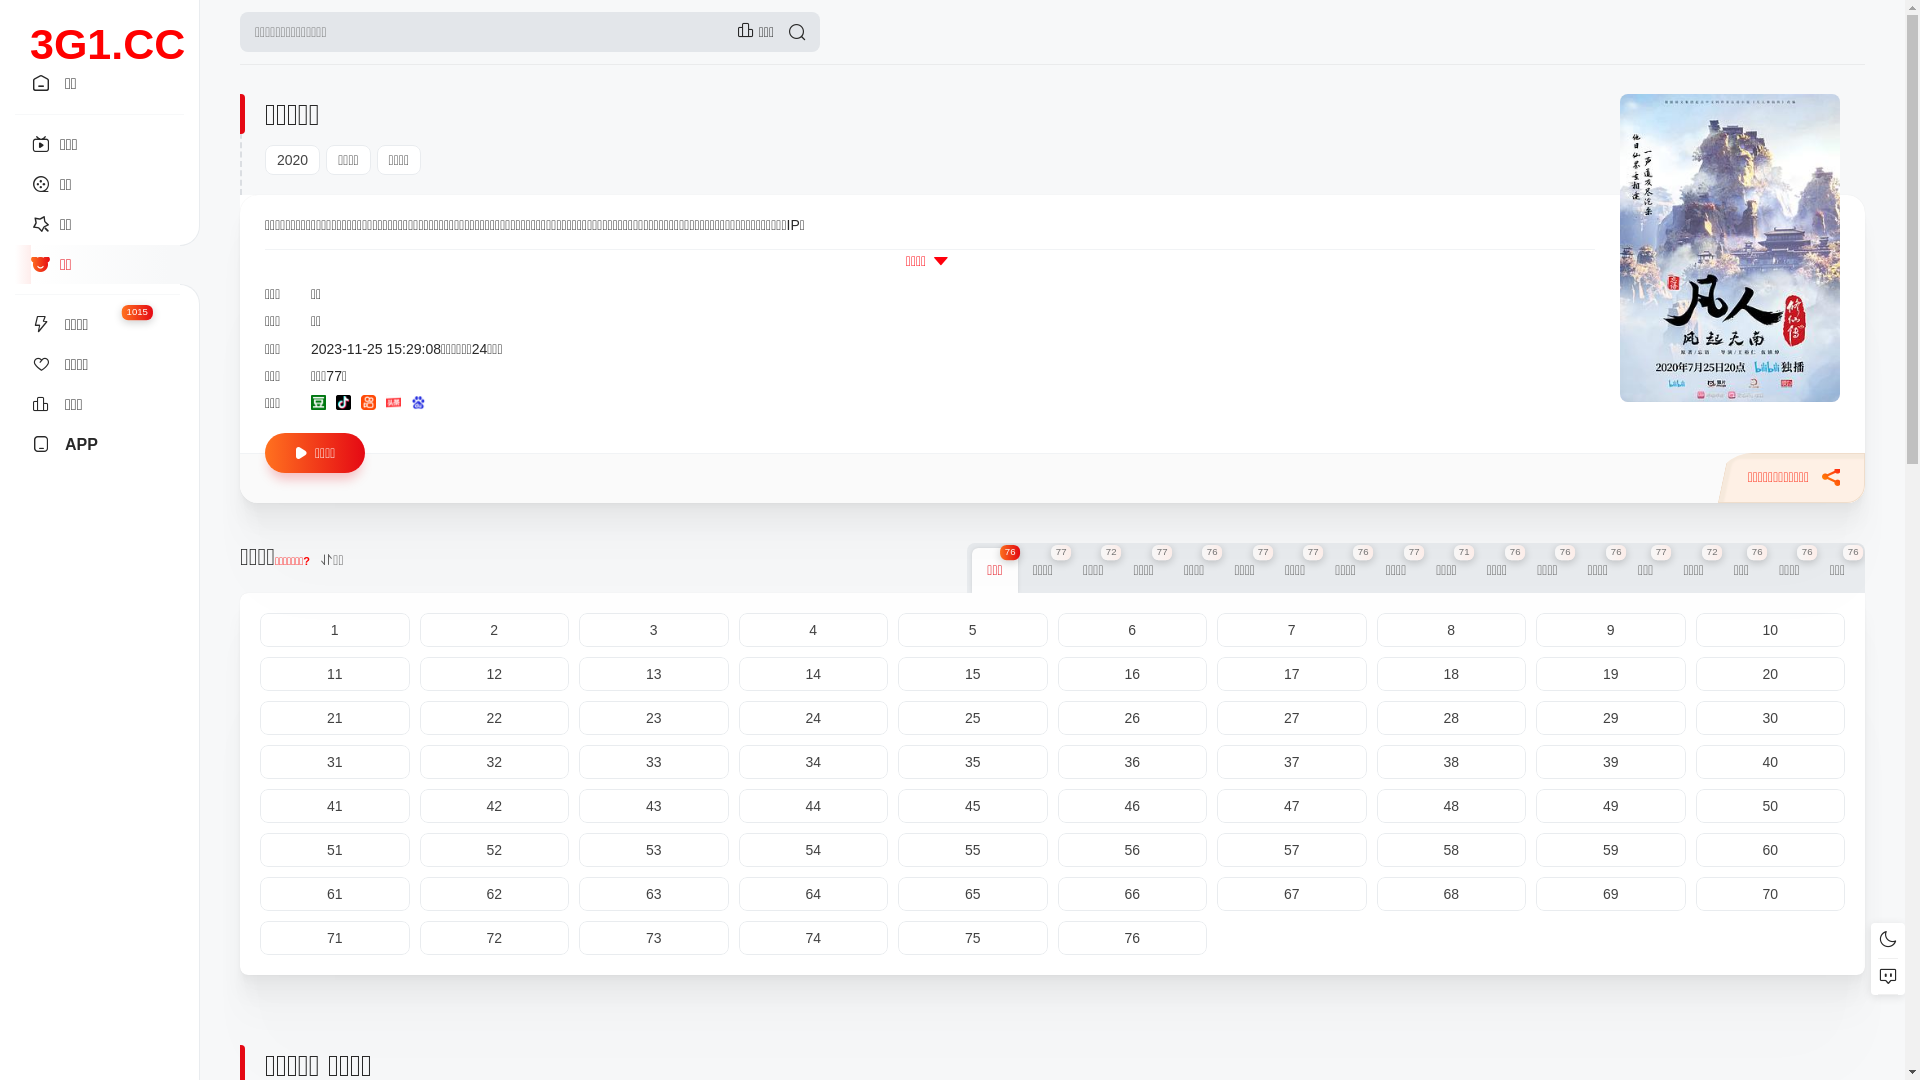 The height and width of the screenshot is (1080, 1920). Describe the element at coordinates (1771, 628) in the screenshot. I see `'10'` at that location.